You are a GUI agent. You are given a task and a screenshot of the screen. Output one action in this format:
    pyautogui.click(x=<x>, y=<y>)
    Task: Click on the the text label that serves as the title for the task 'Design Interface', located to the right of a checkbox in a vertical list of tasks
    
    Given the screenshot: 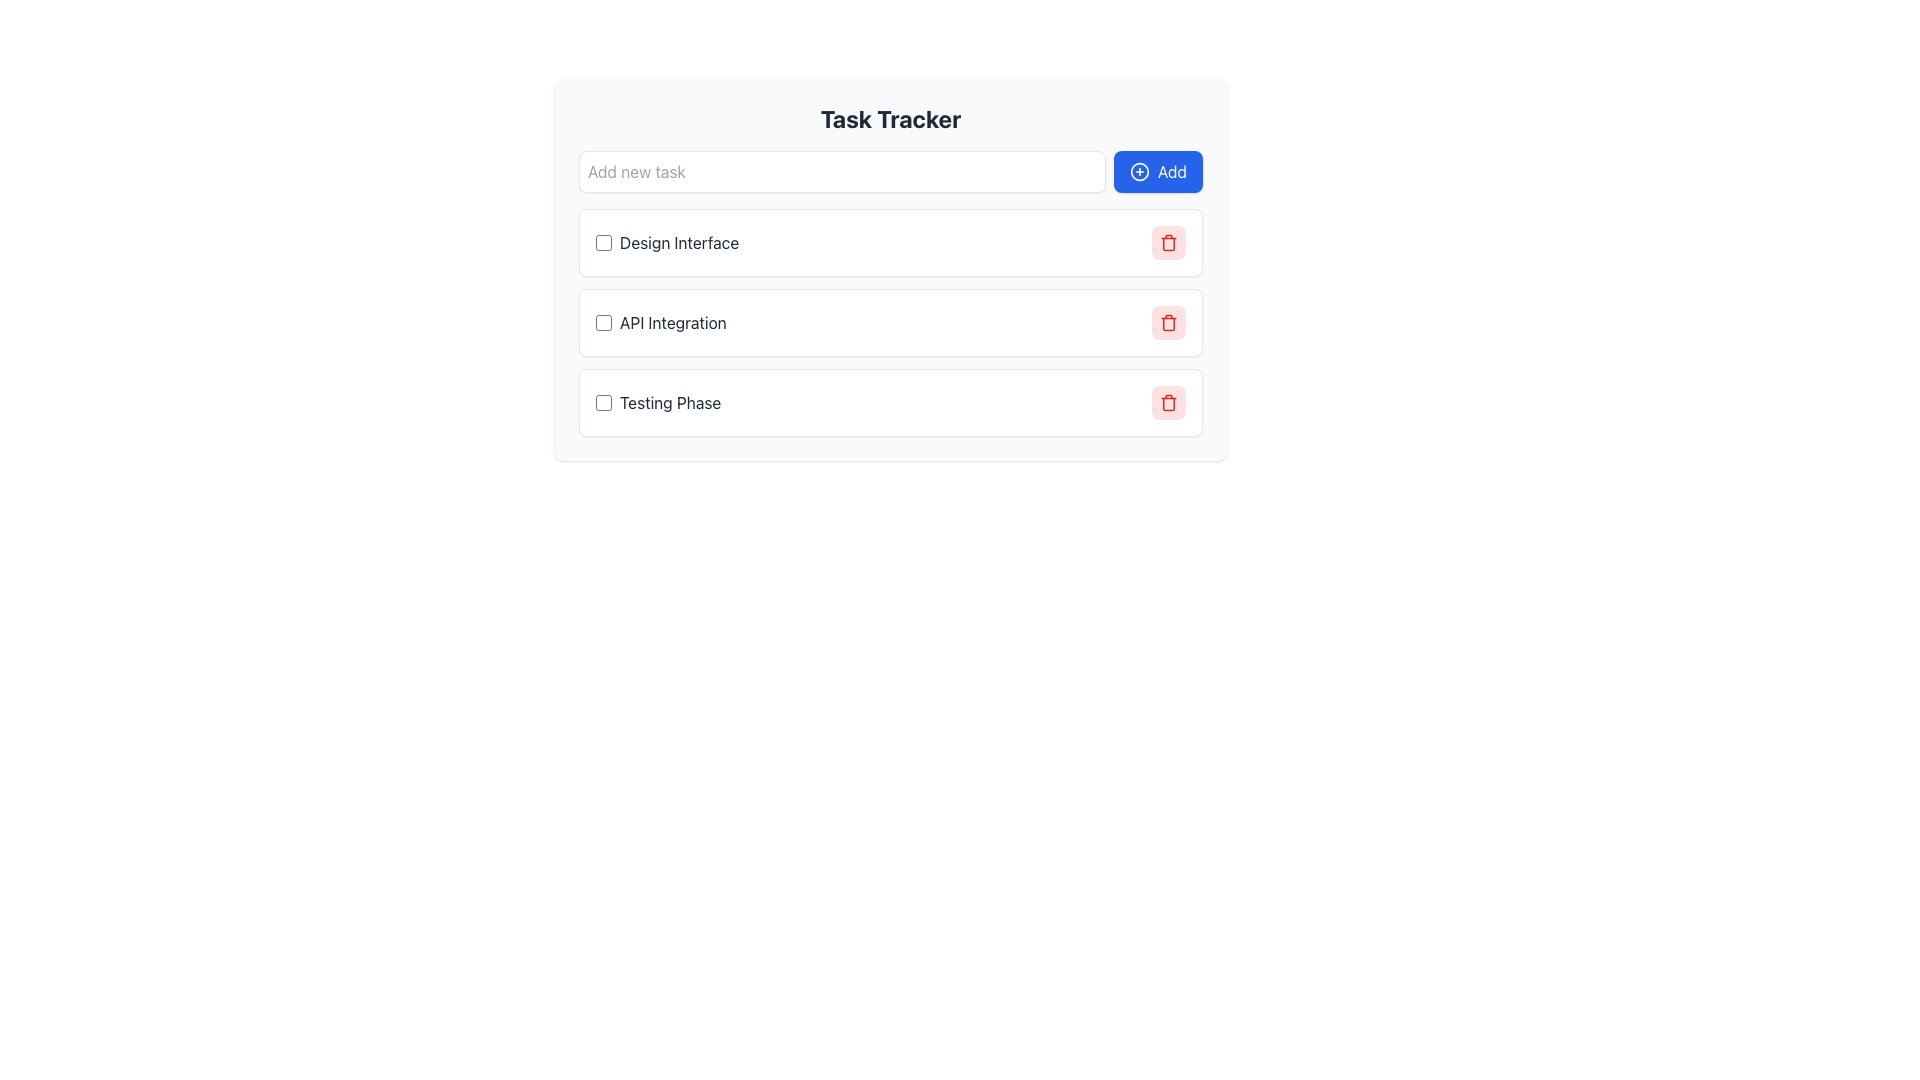 What is the action you would take?
    pyautogui.click(x=667, y=242)
    